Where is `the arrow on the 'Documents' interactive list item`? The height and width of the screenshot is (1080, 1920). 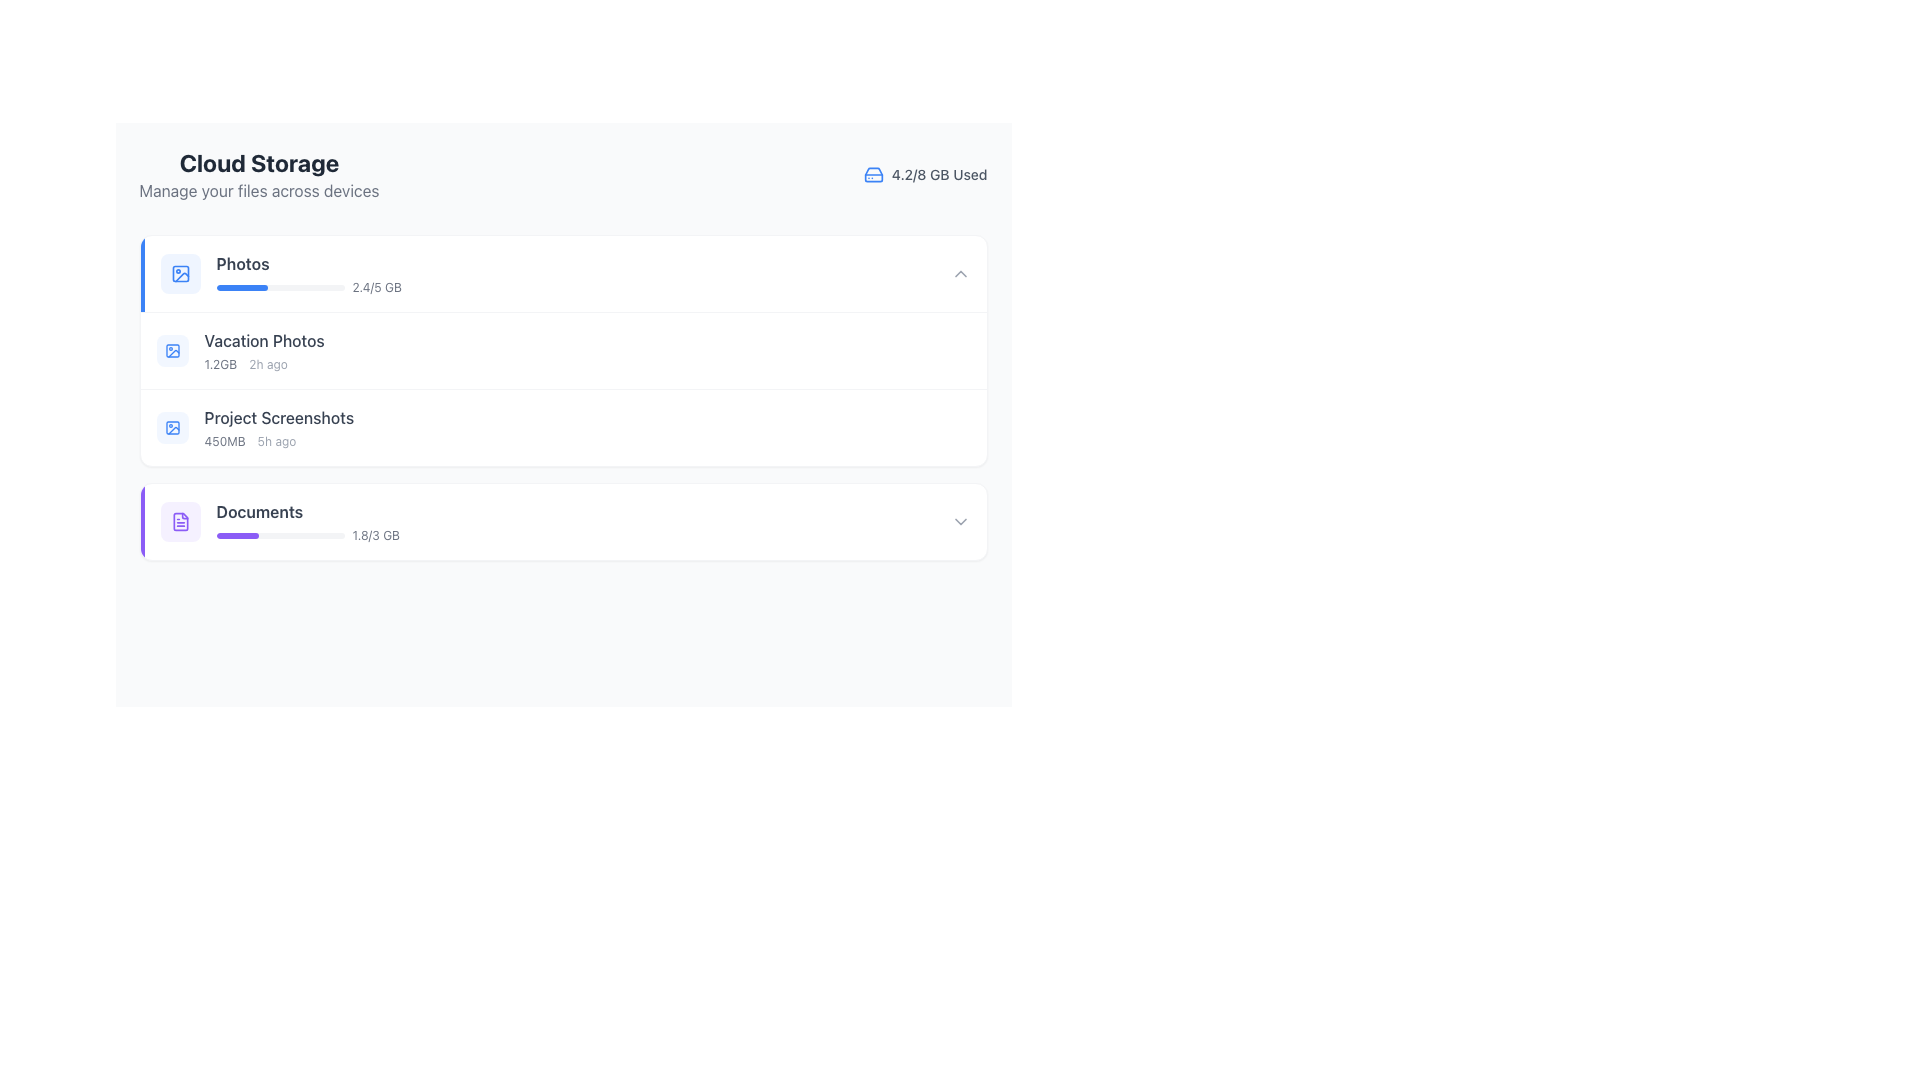
the arrow on the 'Documents' interactive list item is located at coordinates (562, 520).